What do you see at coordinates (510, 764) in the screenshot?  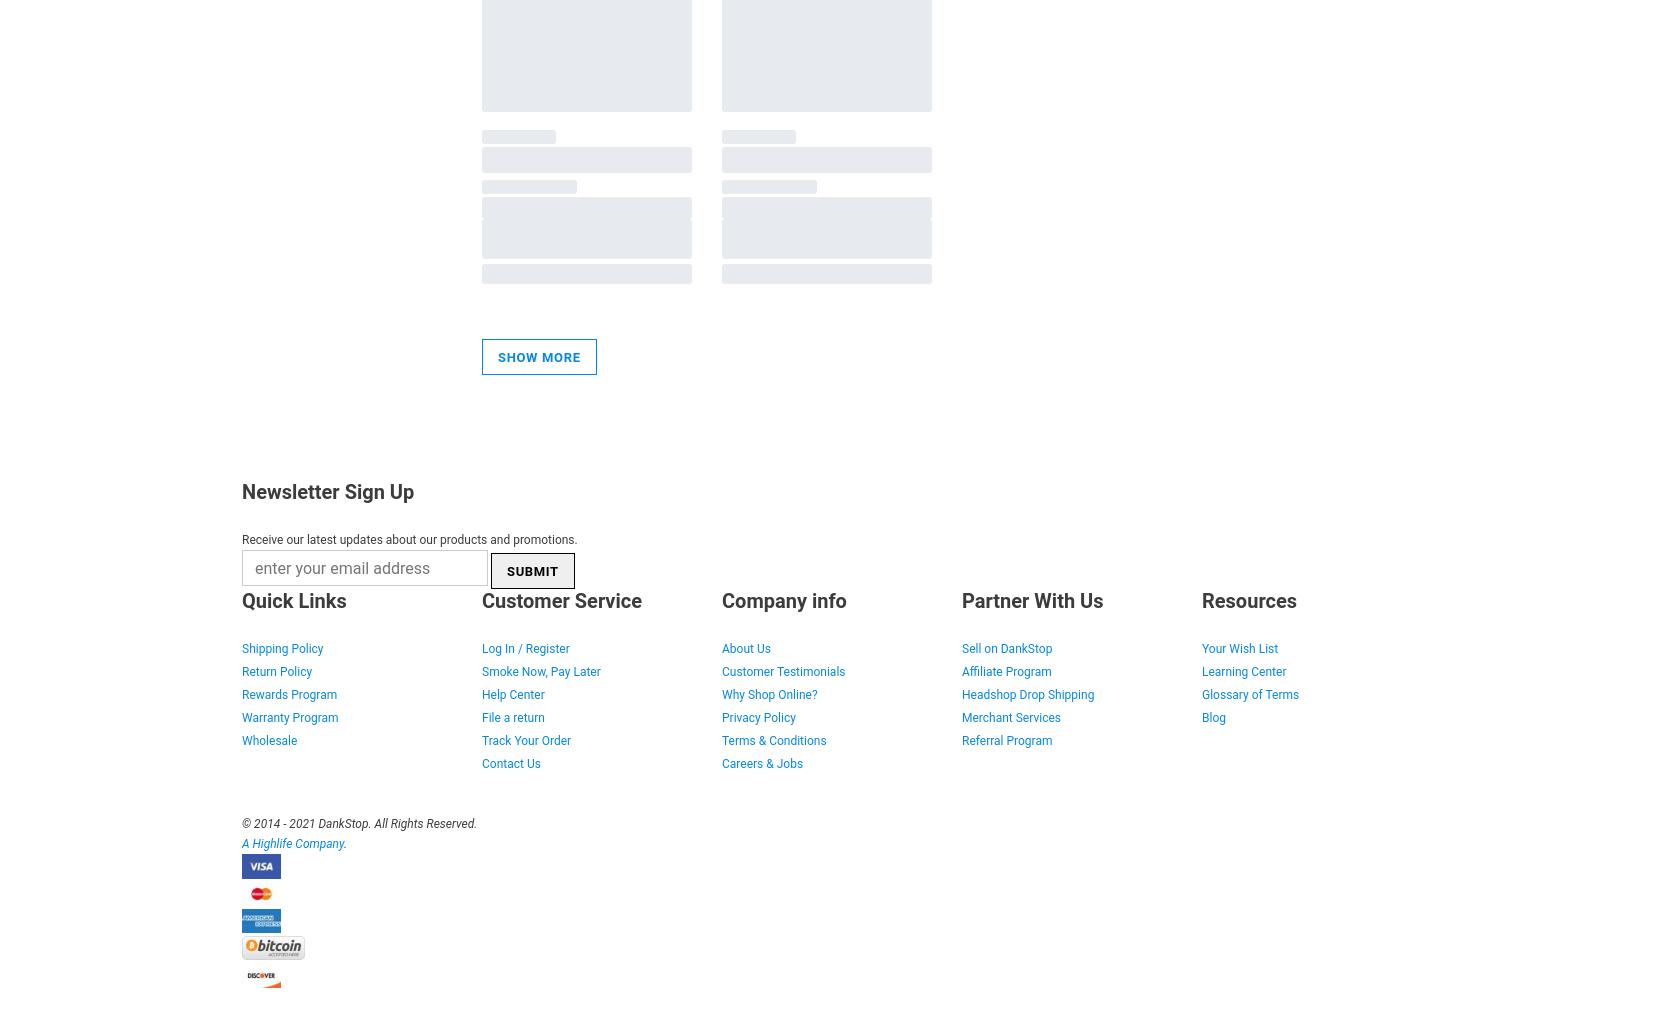 I see `'Contact Us'` at bounding box center [510, 764].